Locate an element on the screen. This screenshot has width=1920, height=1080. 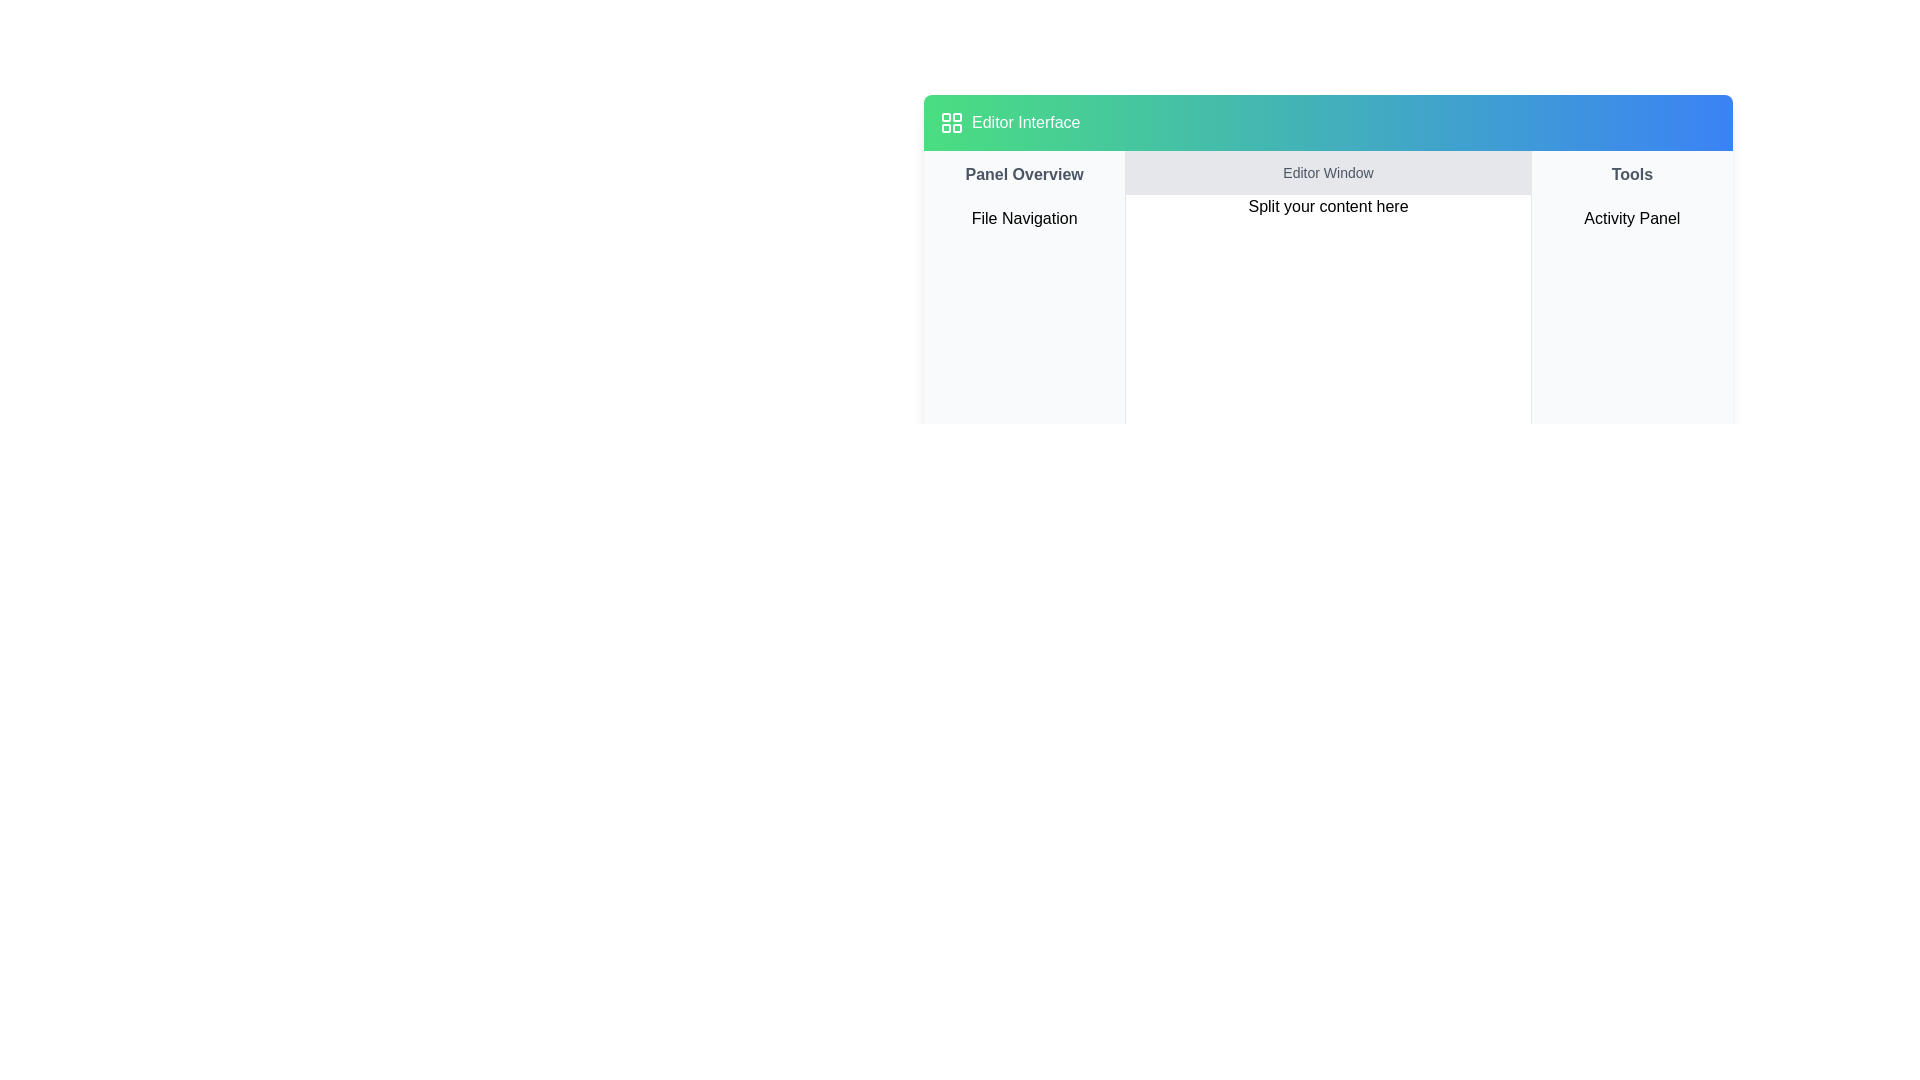
the decorative icon in the top navigation section, positioned left of the 'Editor Interface' text, which has a green-to-blue gradient background is located at coordinates (950, 123).